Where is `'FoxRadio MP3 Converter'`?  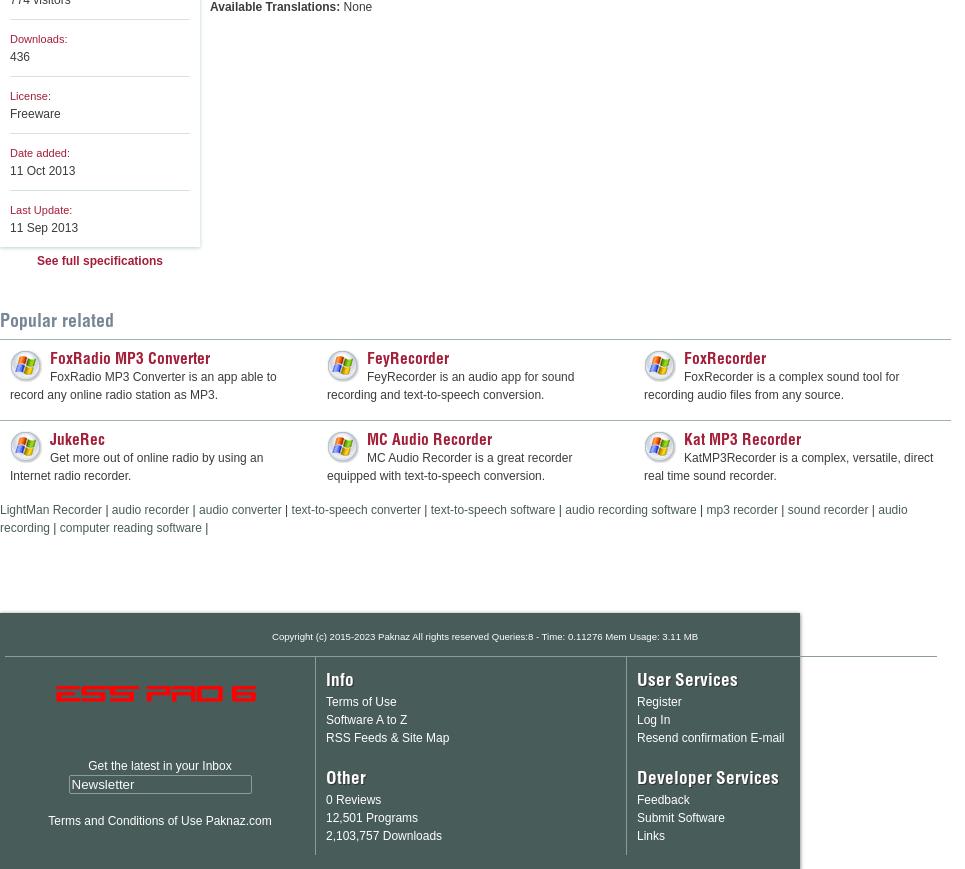
'FoxRadio MP3 Converter' is located at coordinates (129, 357).